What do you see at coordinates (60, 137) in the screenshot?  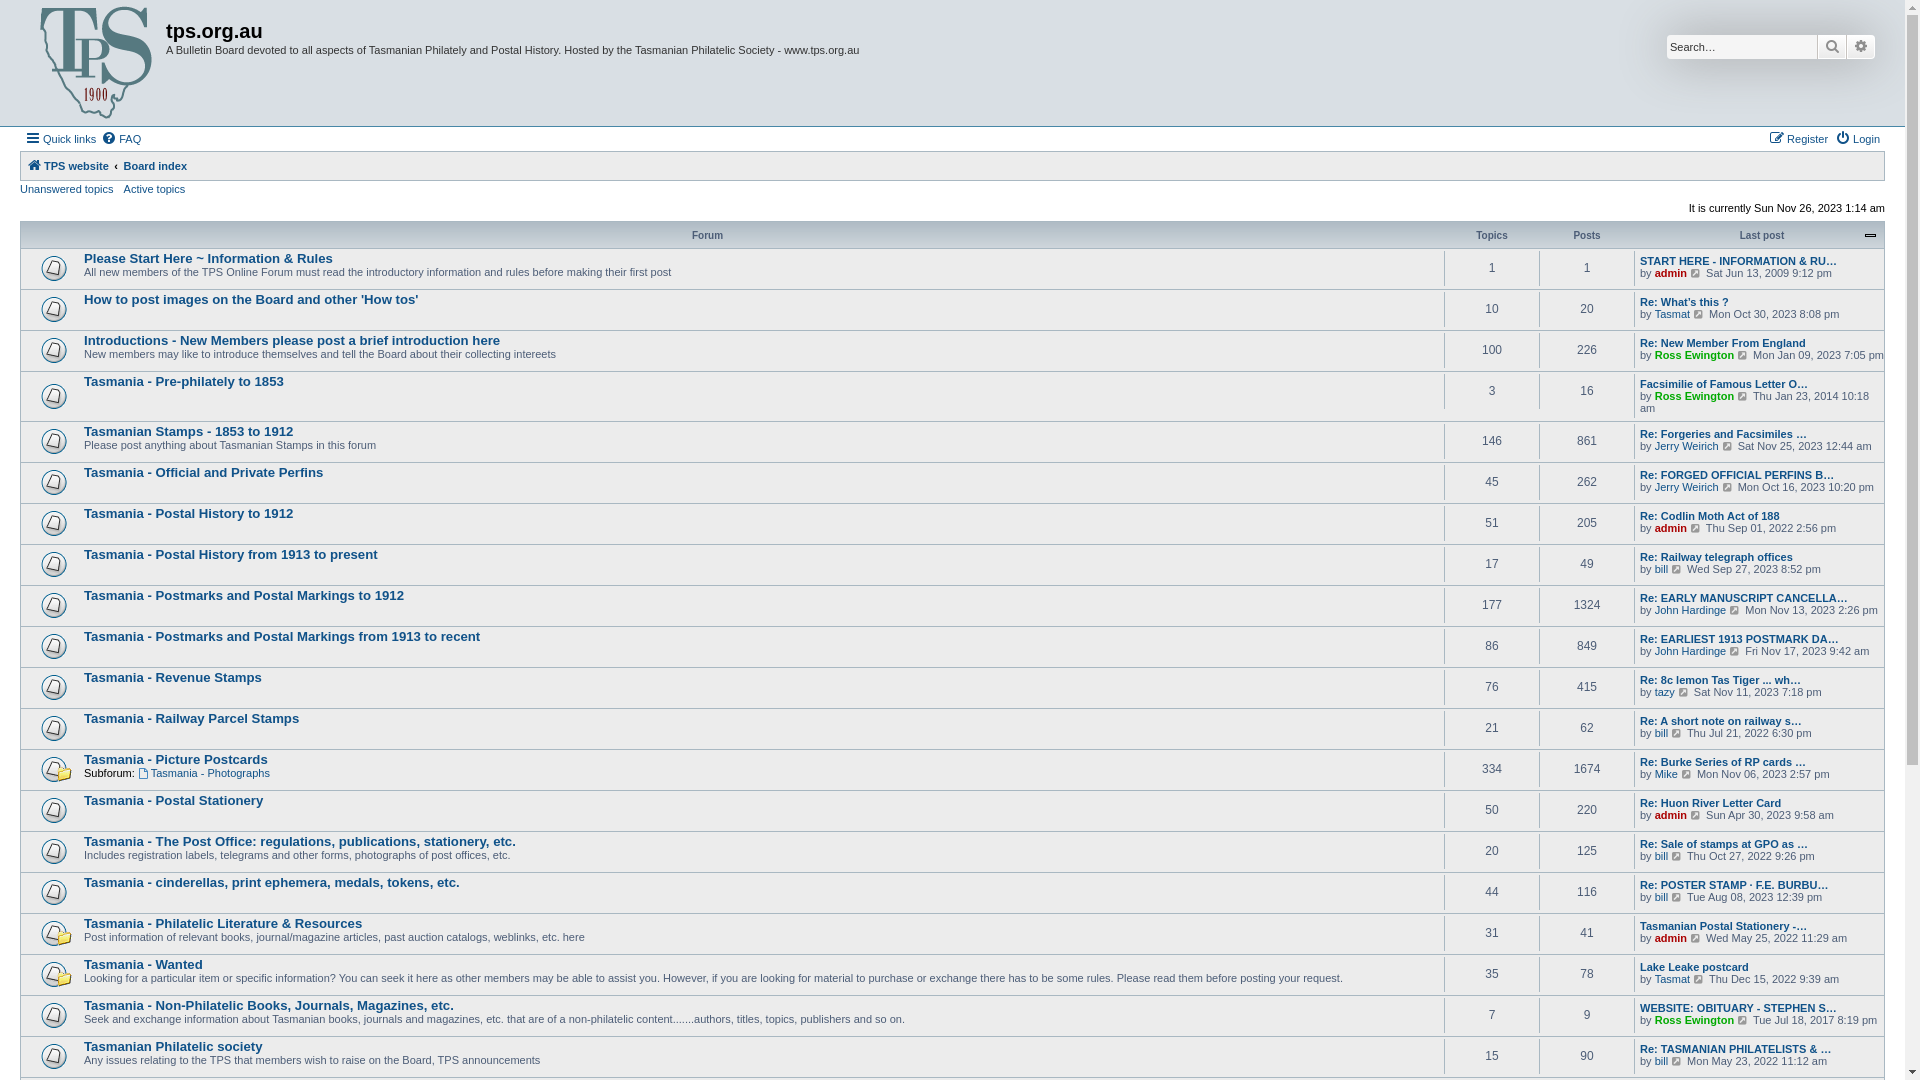 I see `'Quick links'` at bounding box center [60, 137].